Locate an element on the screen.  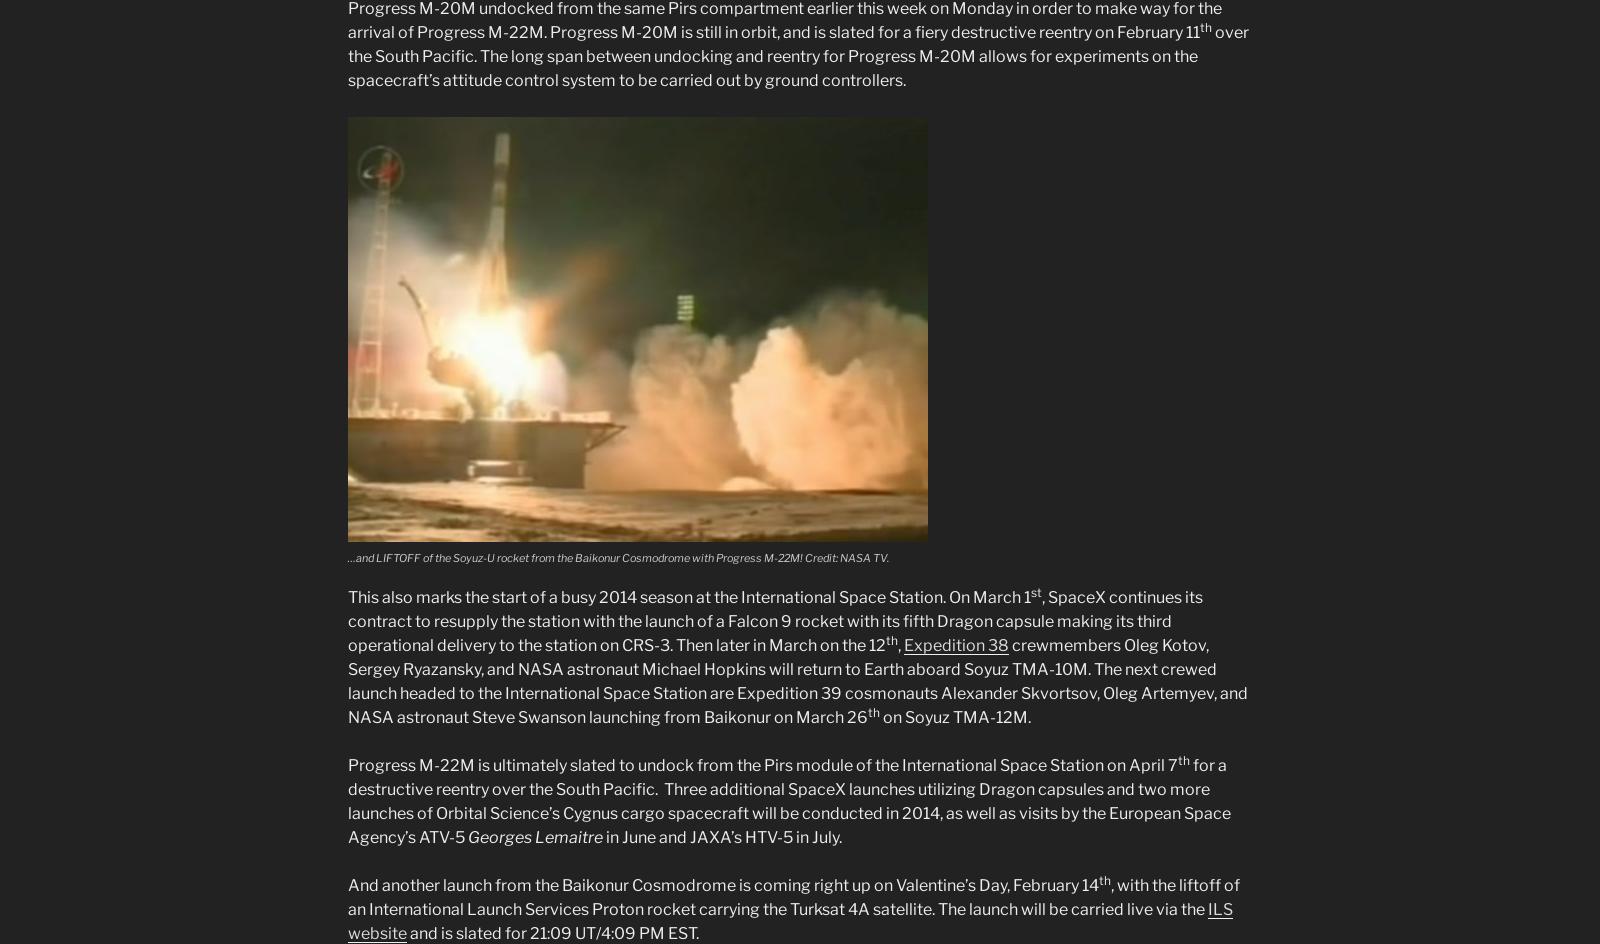
'…and LIFTOFF of the Soyuz-U rocket from the Baikonur Cosmodrome with Progress M-22M! Credit: NASA TV.' is located at coordinates (618, 556).